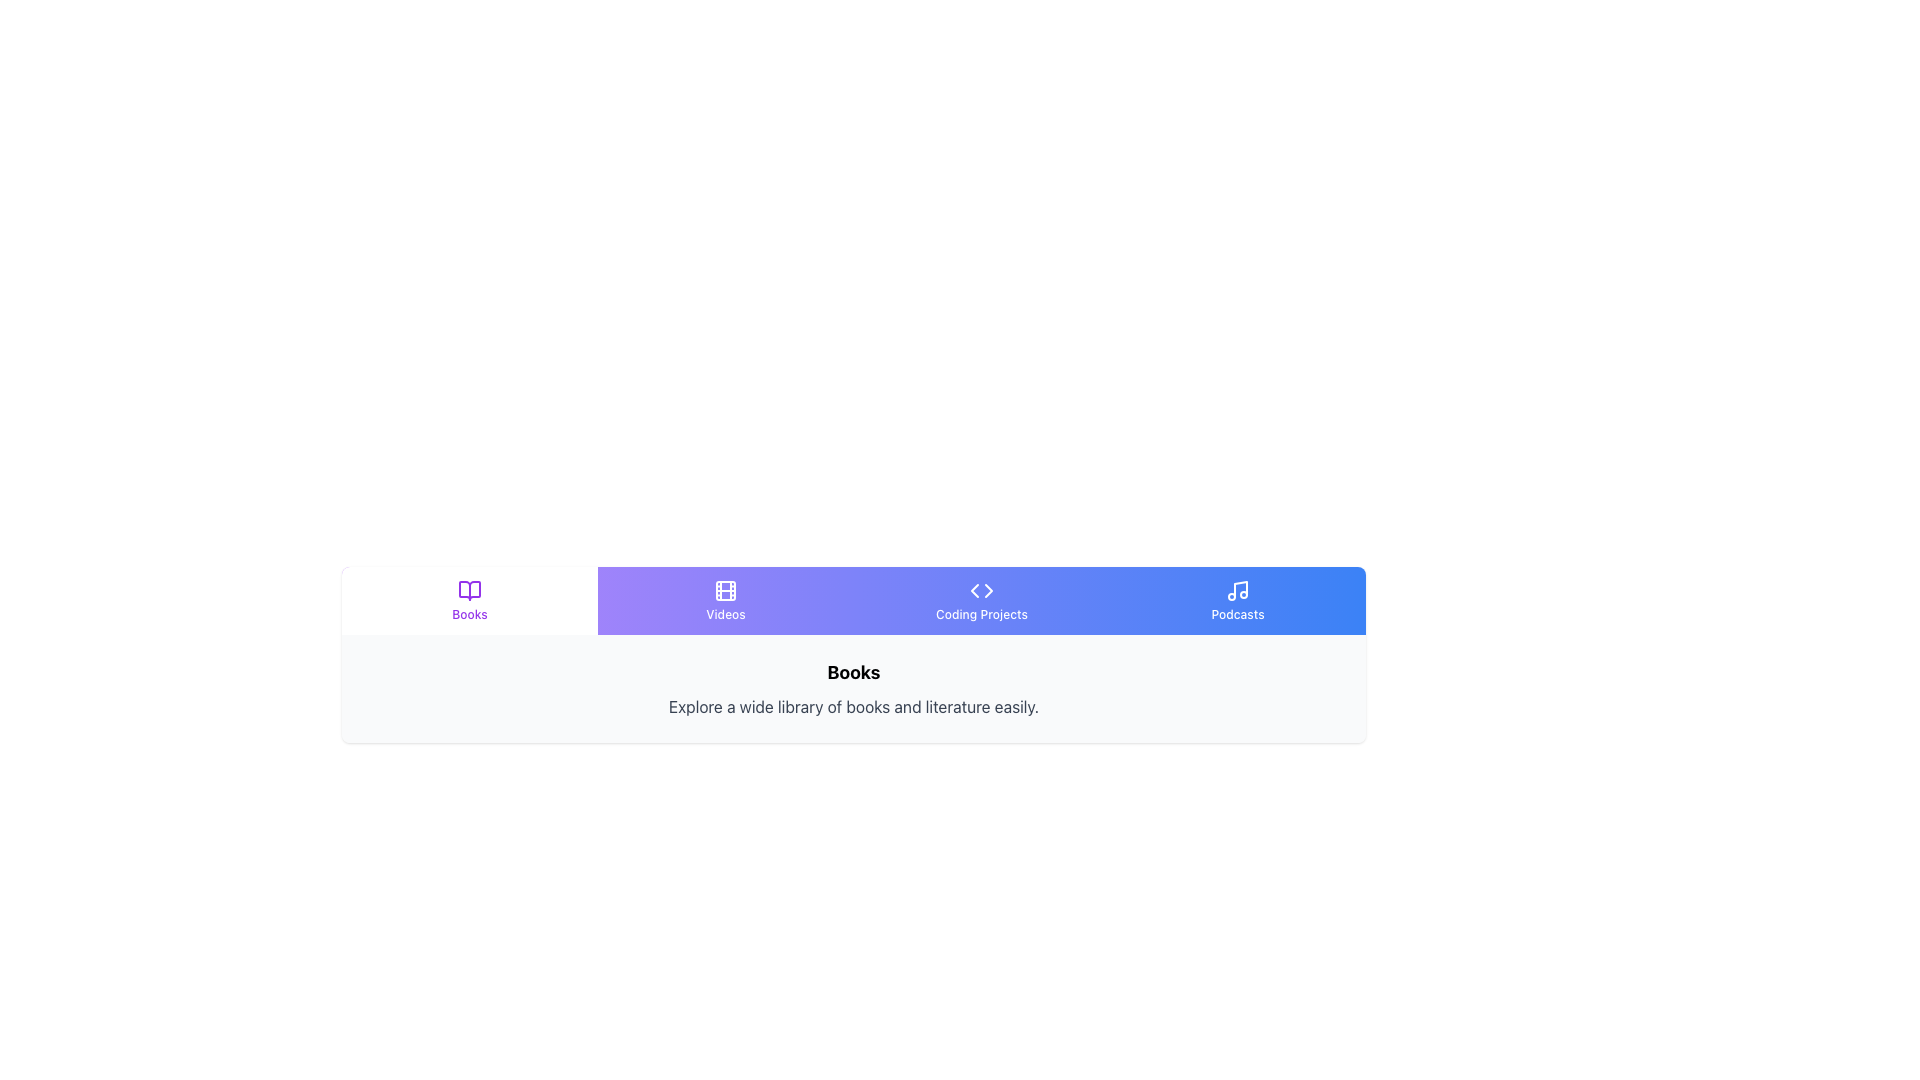 This screenshot has height=1080, width=1920. Describe the element at coordinates (854, 688) in the screenshot. I see `the Text block that serves as a title and description for the 'Books' category, positioned centrally below the navigation bar` at that location.